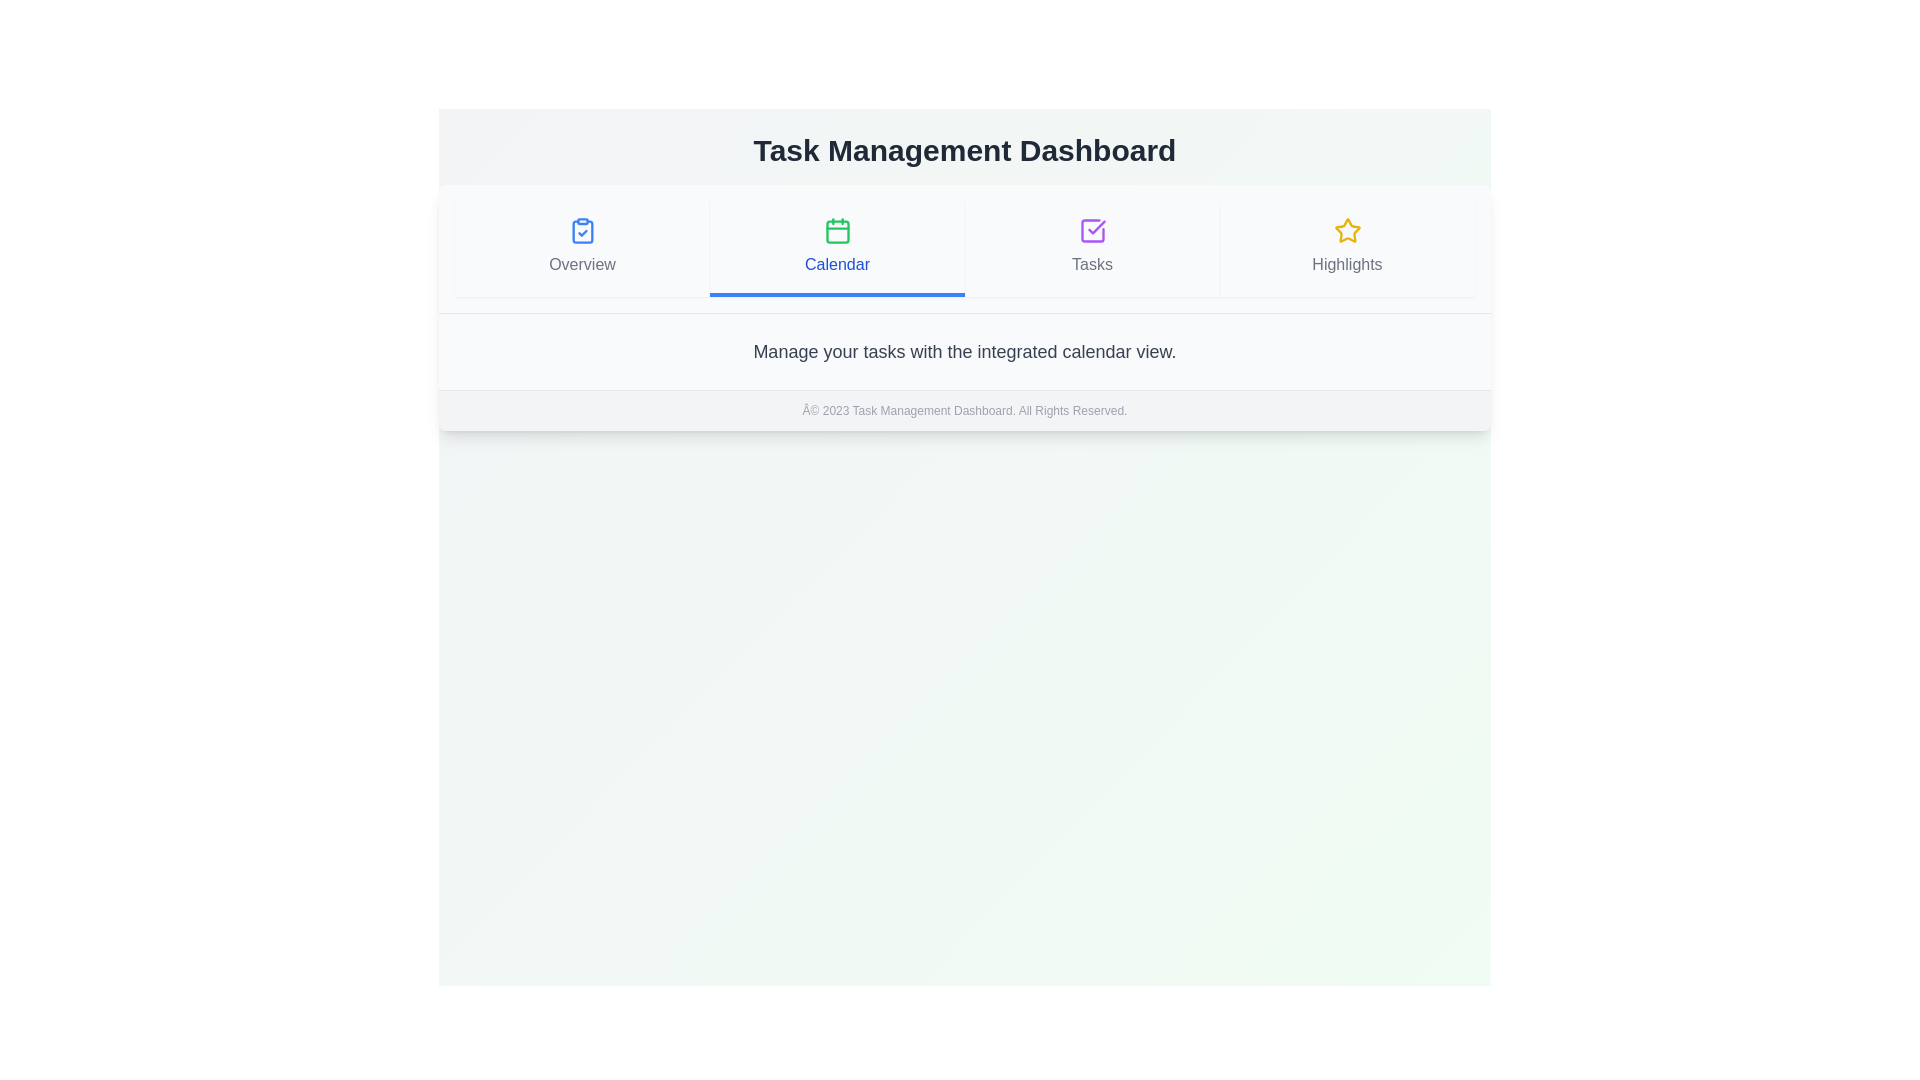  I want to click on the 'Highlights' navigation button located at the rightmost position of the tab bar under 'Task Management Dashboard', so click(1347, 248).